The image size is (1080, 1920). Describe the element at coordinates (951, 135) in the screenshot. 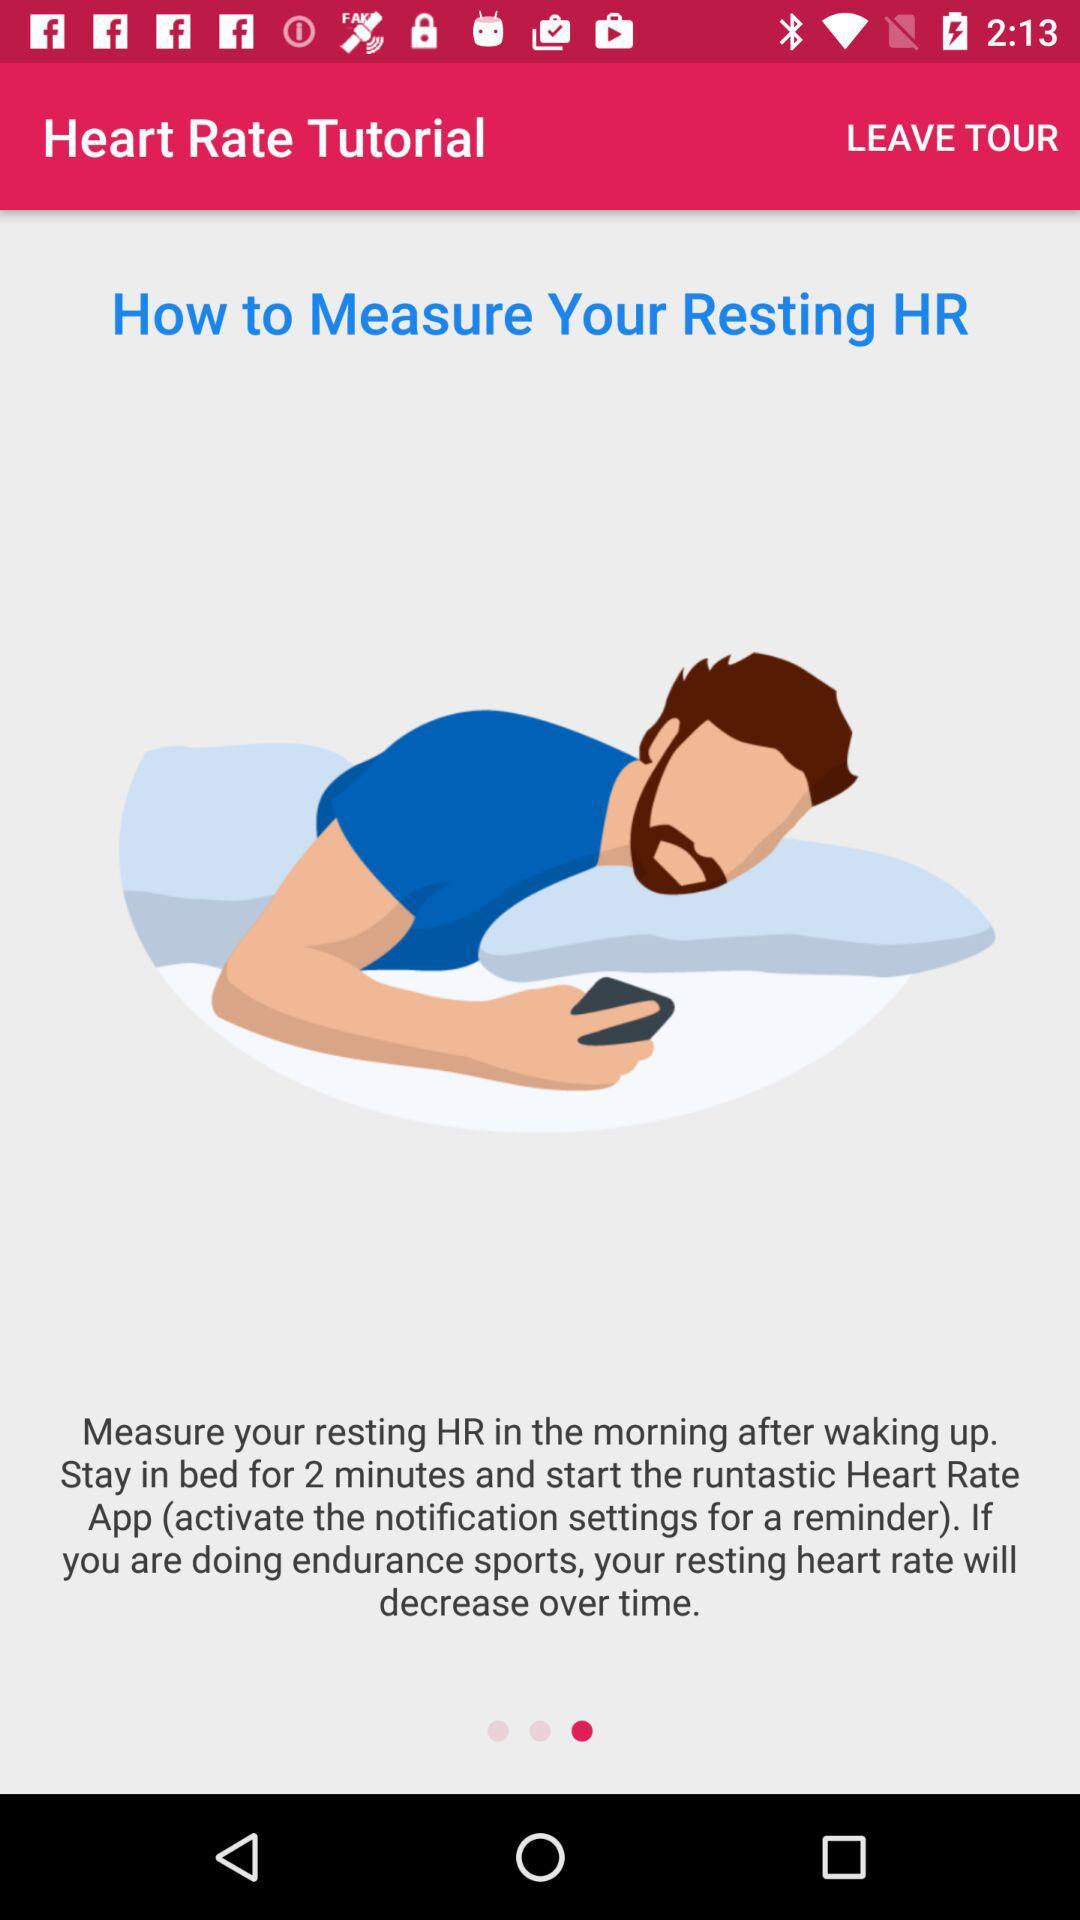

I see `leave tour icon` at that location.